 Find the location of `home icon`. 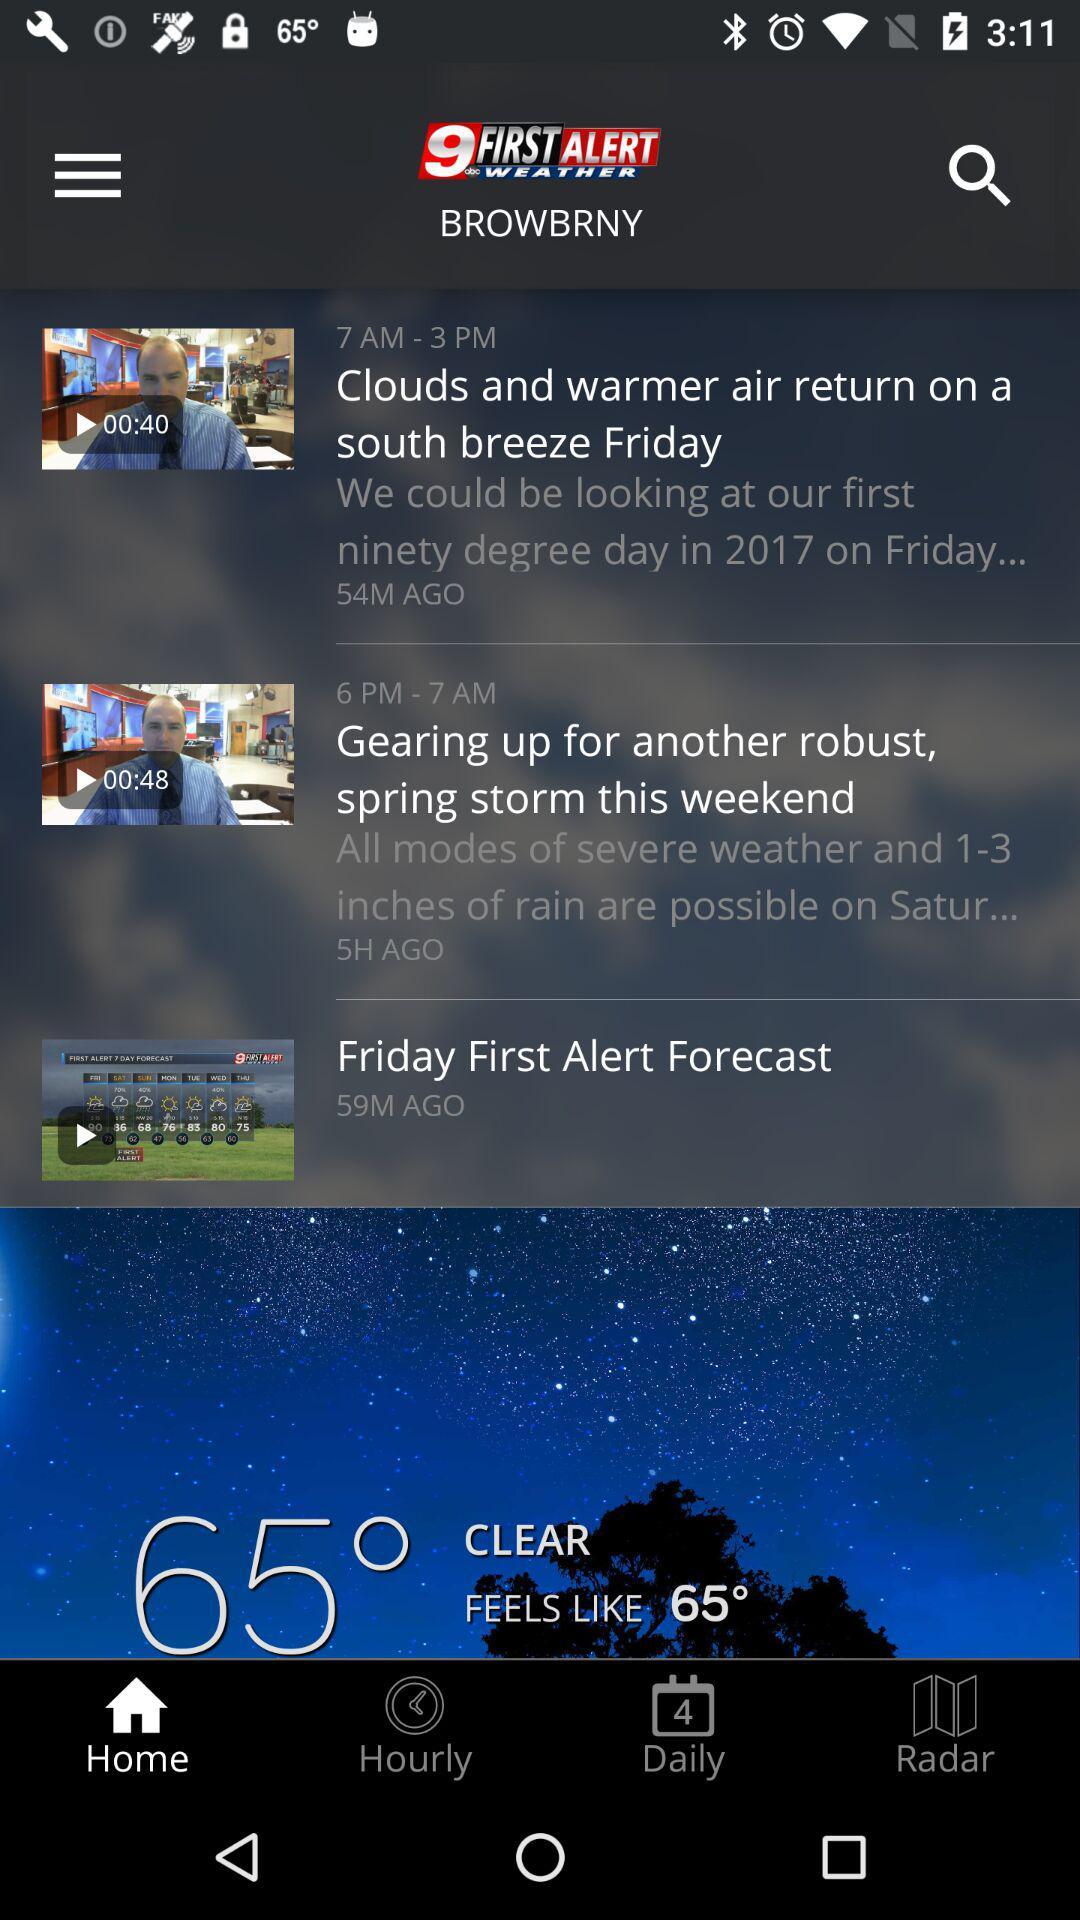

home icon is located at coordinates (135, 1726).